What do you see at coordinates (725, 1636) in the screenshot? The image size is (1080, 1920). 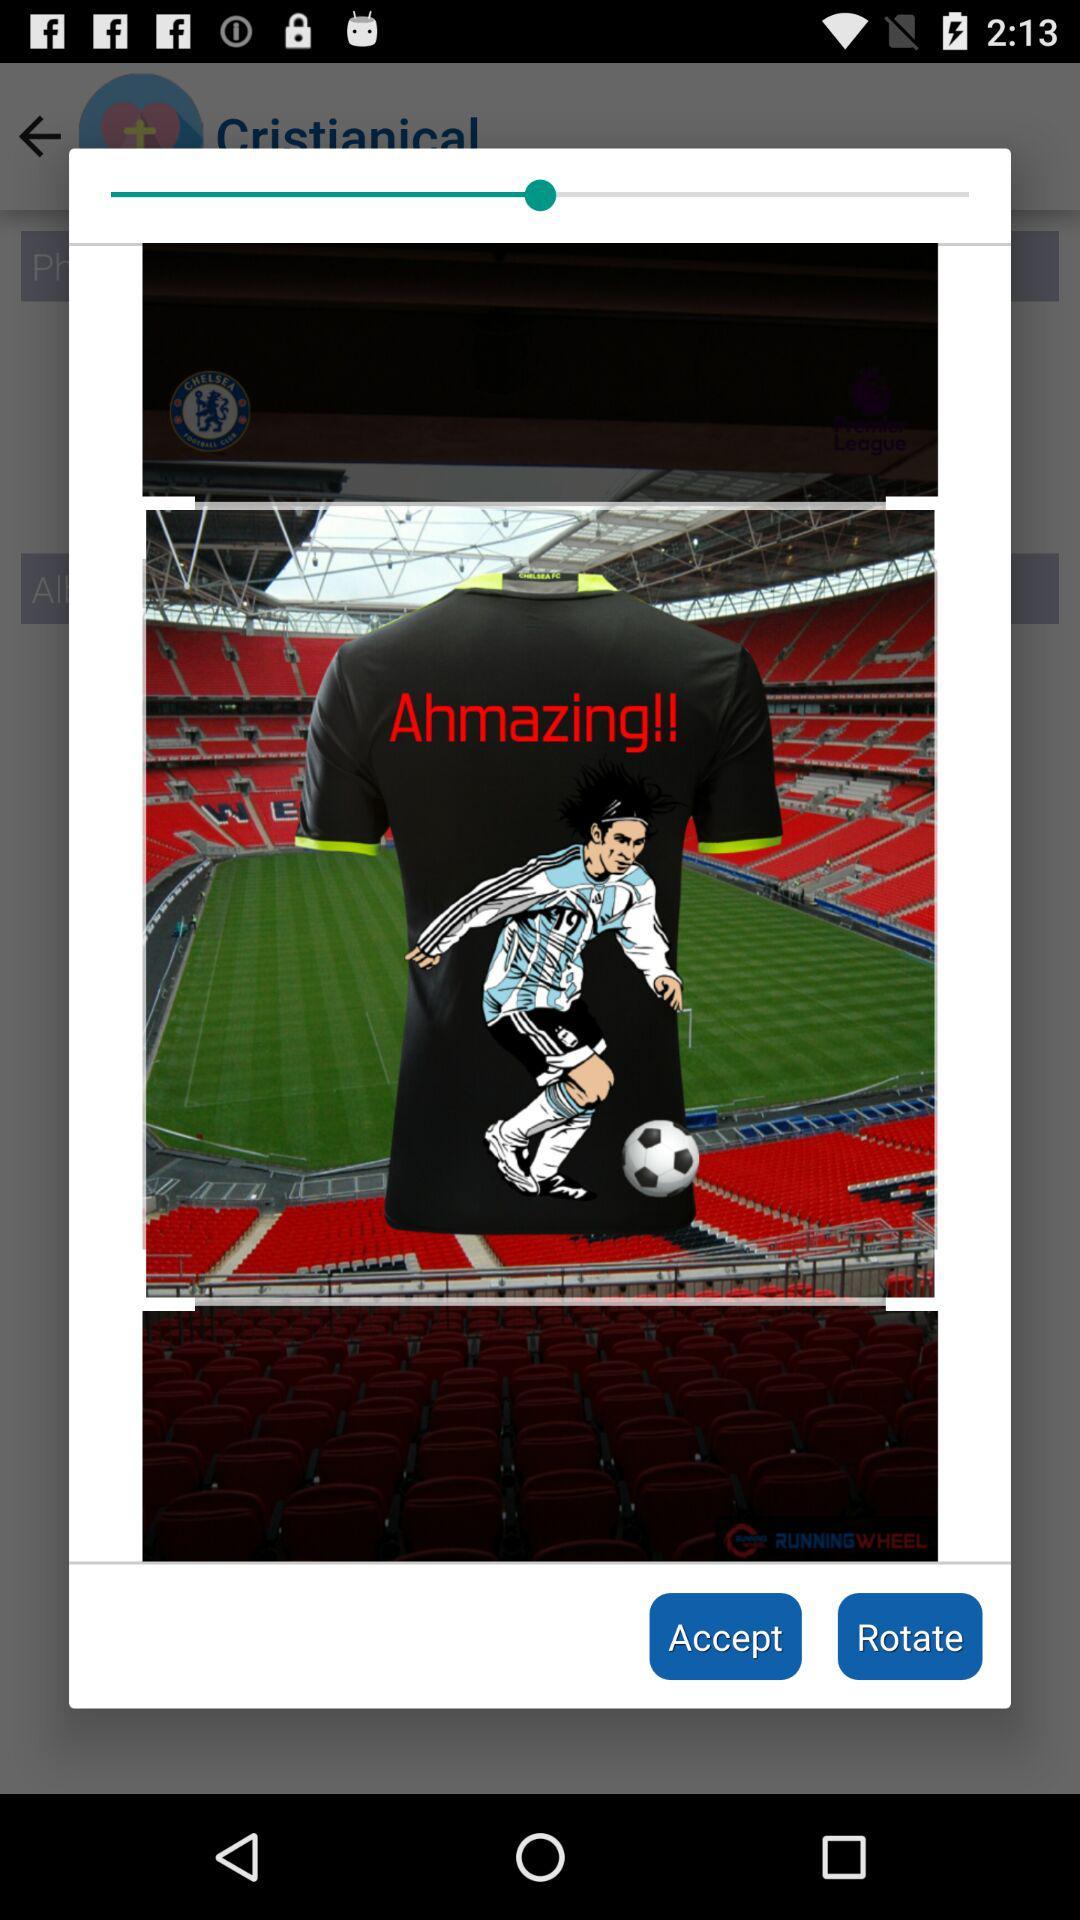 I see `the accept` at bounding box center [725, 1636].